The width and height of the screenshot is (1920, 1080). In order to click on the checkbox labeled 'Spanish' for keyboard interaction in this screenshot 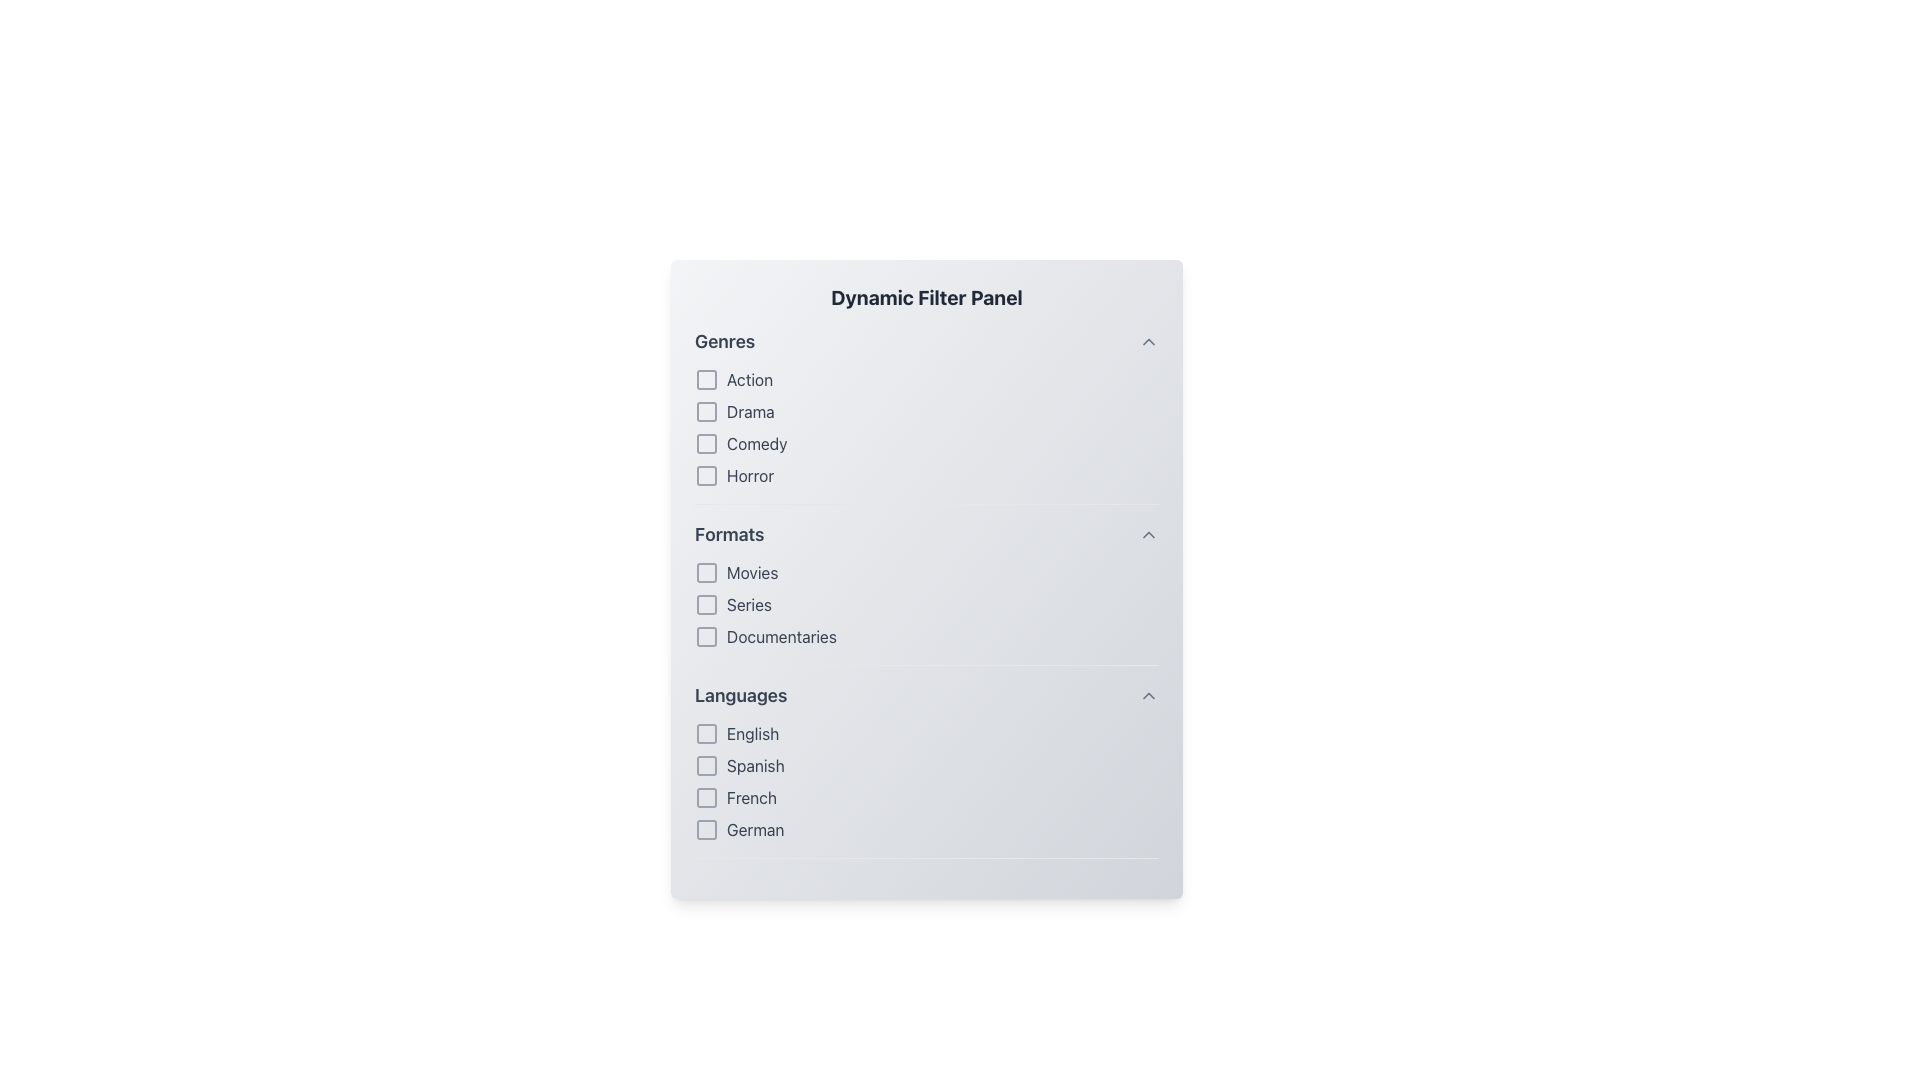, I will do `click(925, 765)`.